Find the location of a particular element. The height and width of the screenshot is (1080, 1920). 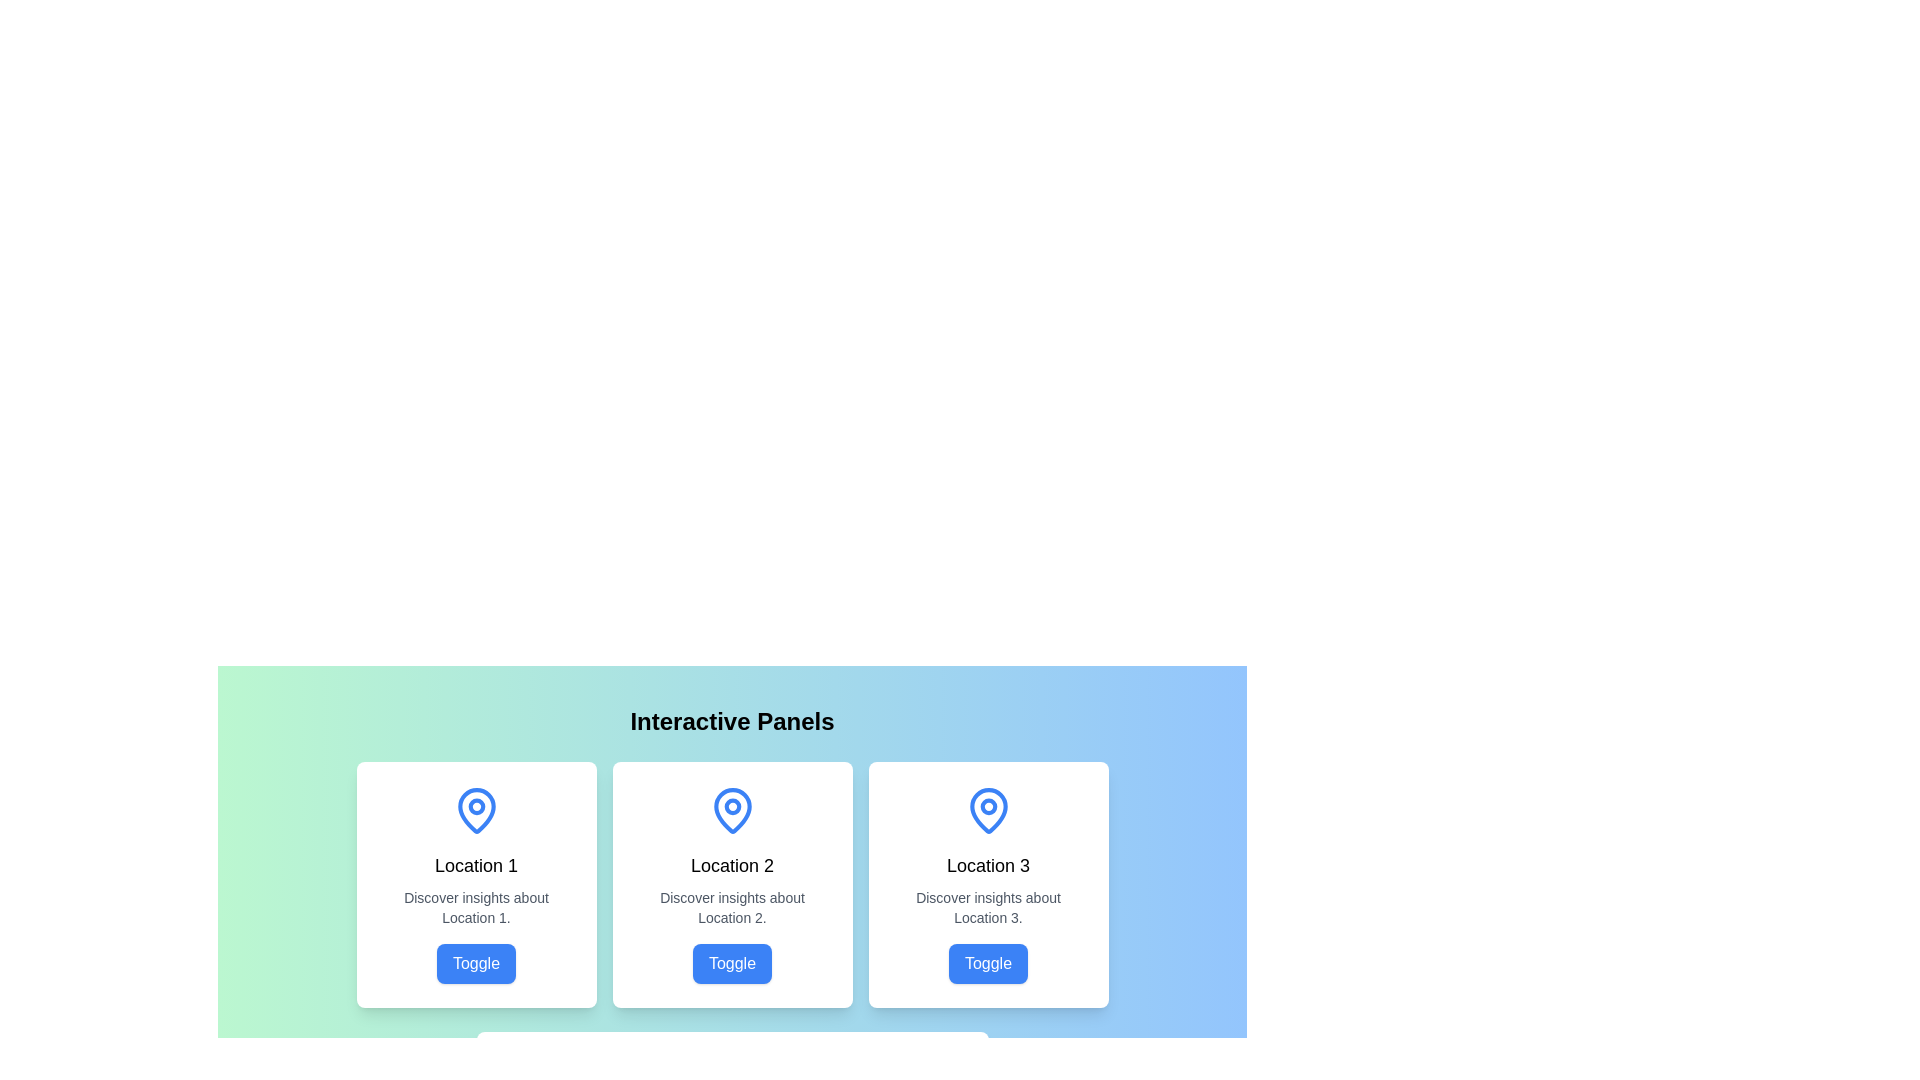

the text label displaying 'Location 2', which is the title of the central card in a row of three cards is located at coordinates (731, 865).